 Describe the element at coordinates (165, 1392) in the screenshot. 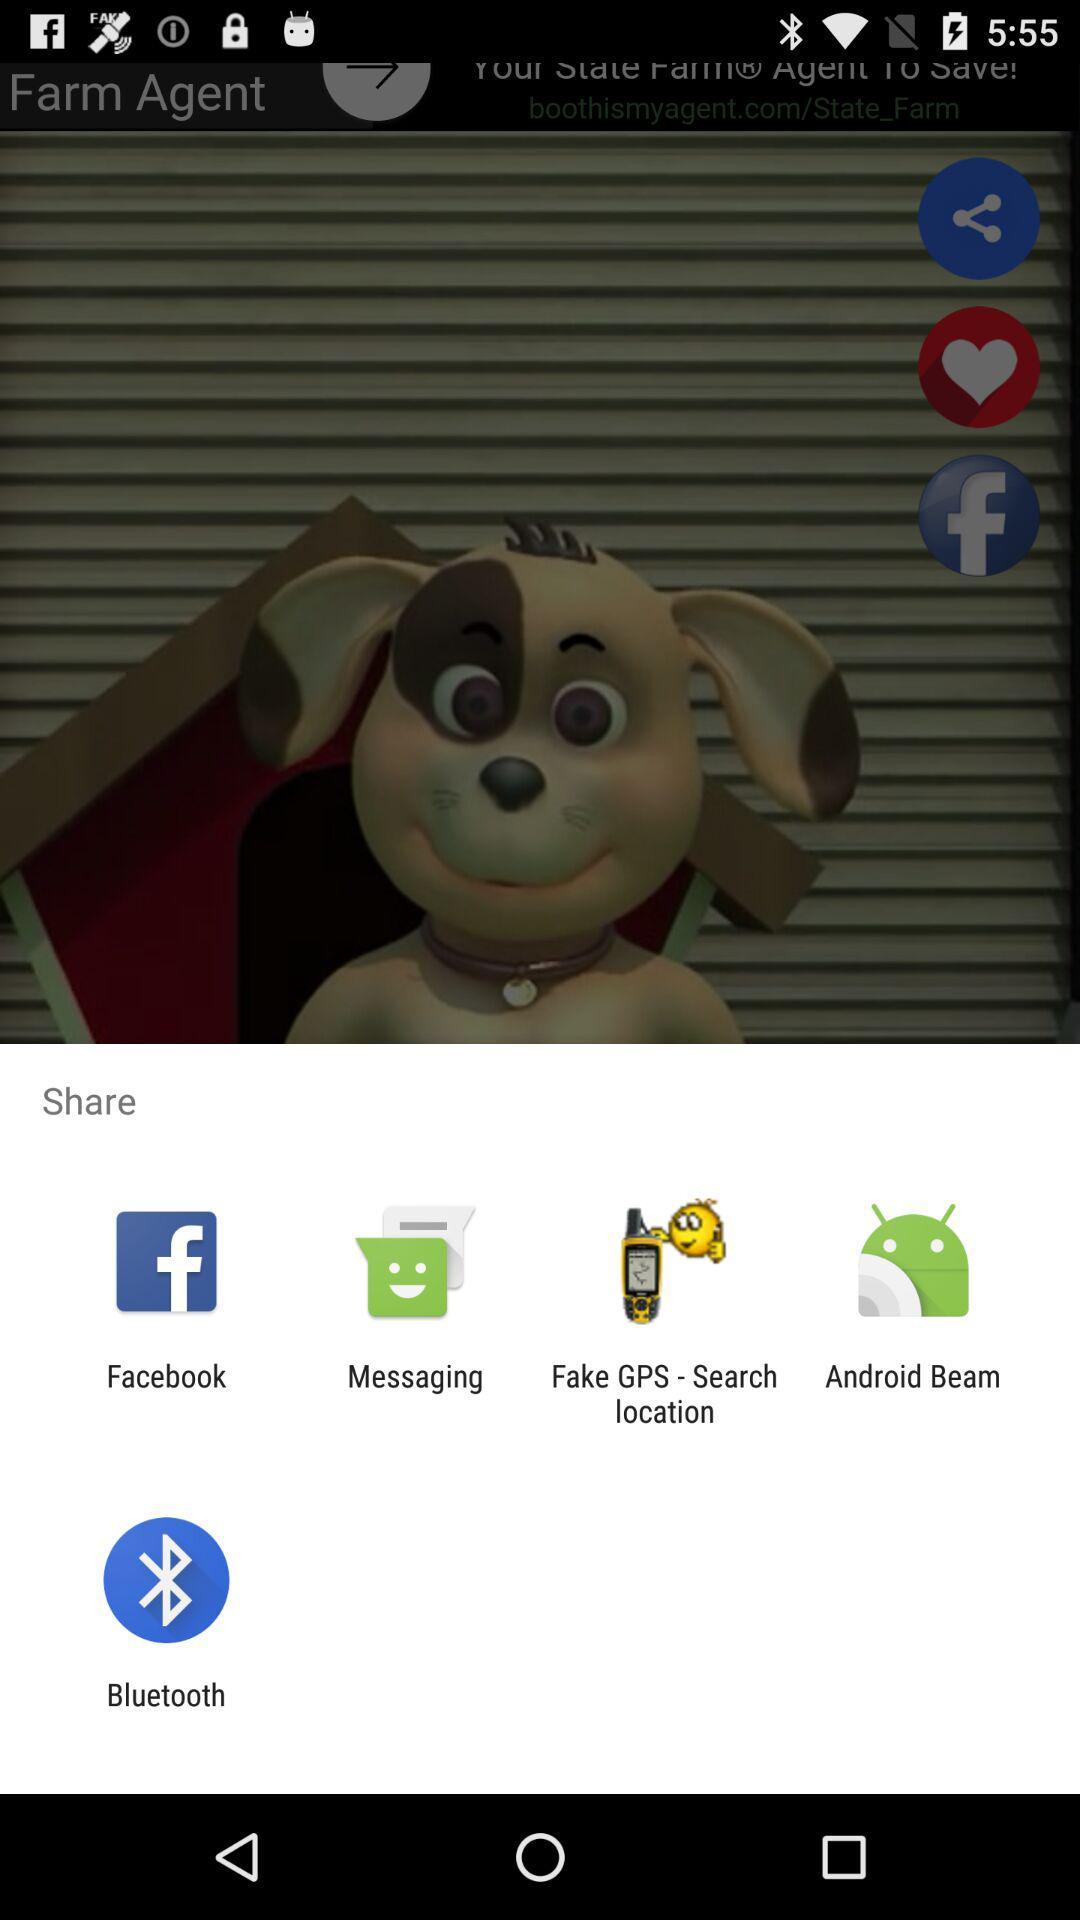

I see `facebook` at that location.